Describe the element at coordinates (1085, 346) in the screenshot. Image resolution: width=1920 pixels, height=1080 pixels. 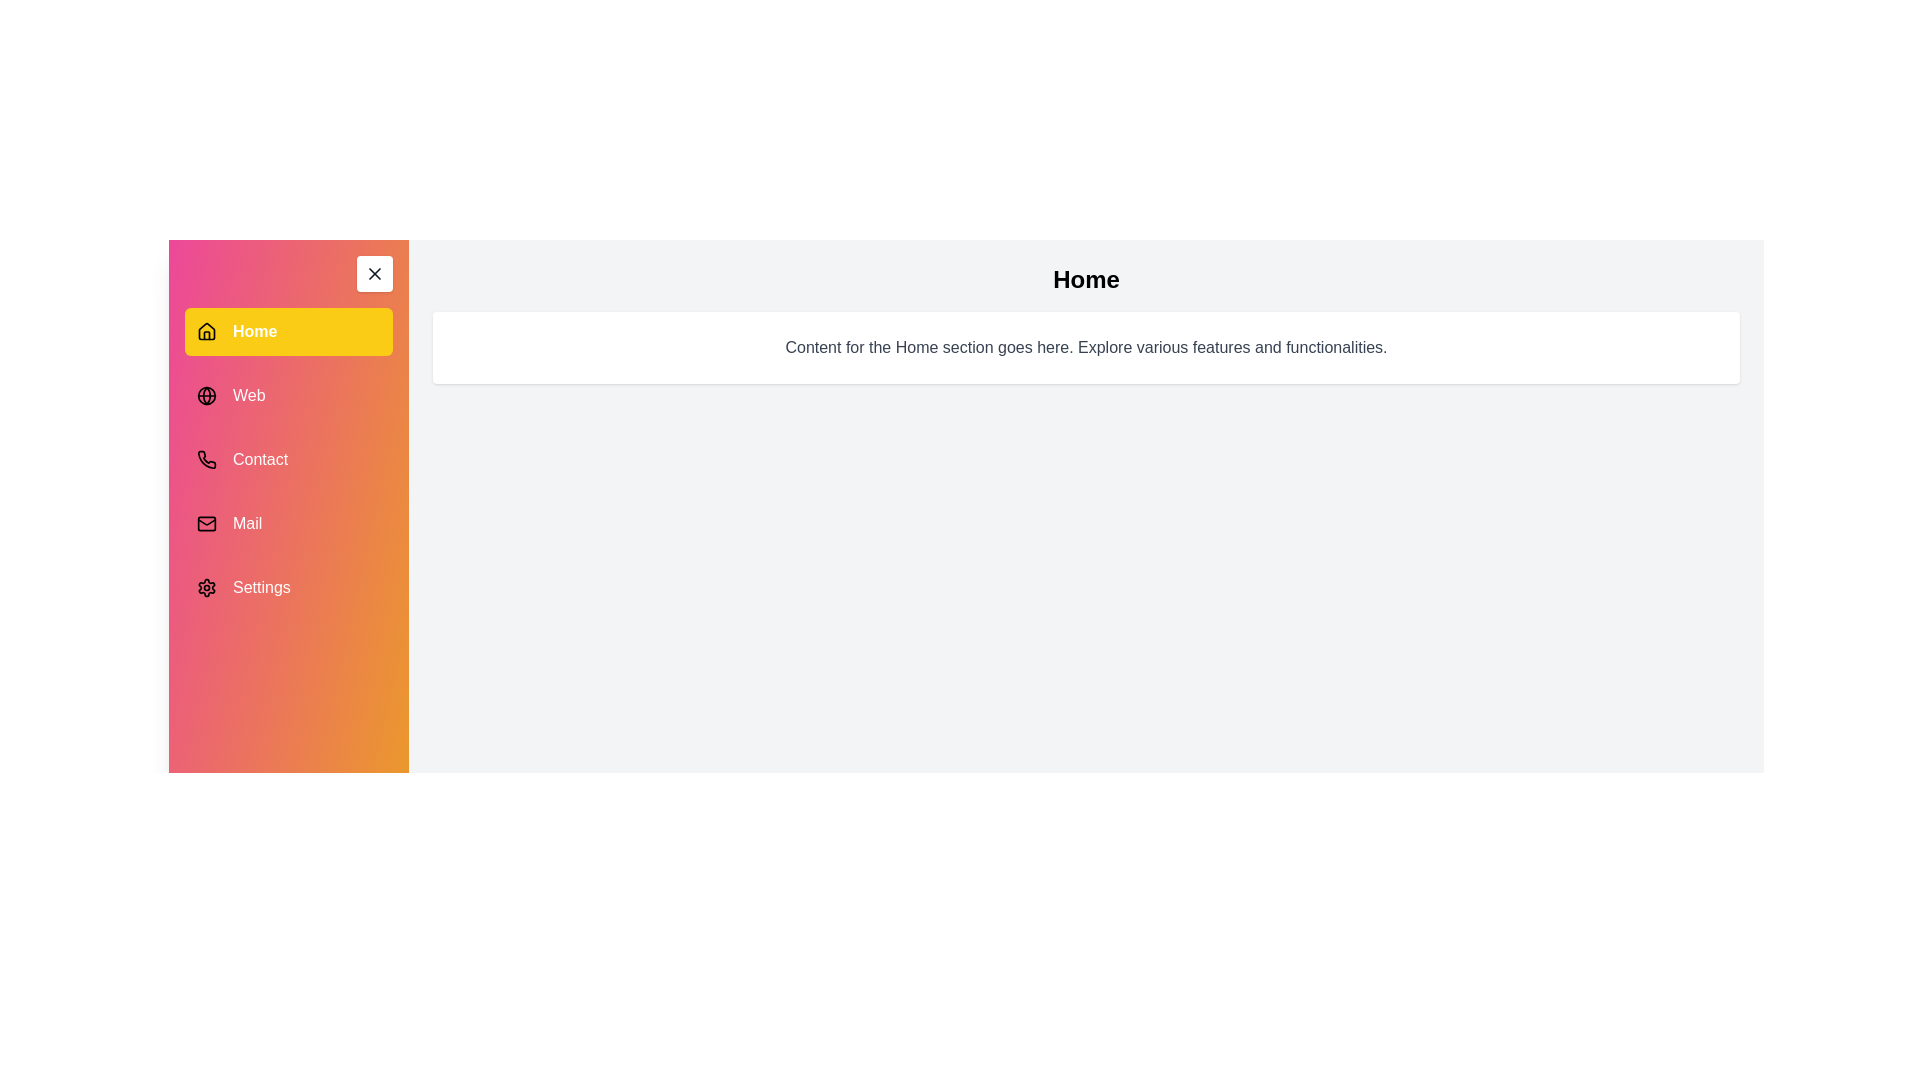
I see `the content area to explore the displayed text` at that location.